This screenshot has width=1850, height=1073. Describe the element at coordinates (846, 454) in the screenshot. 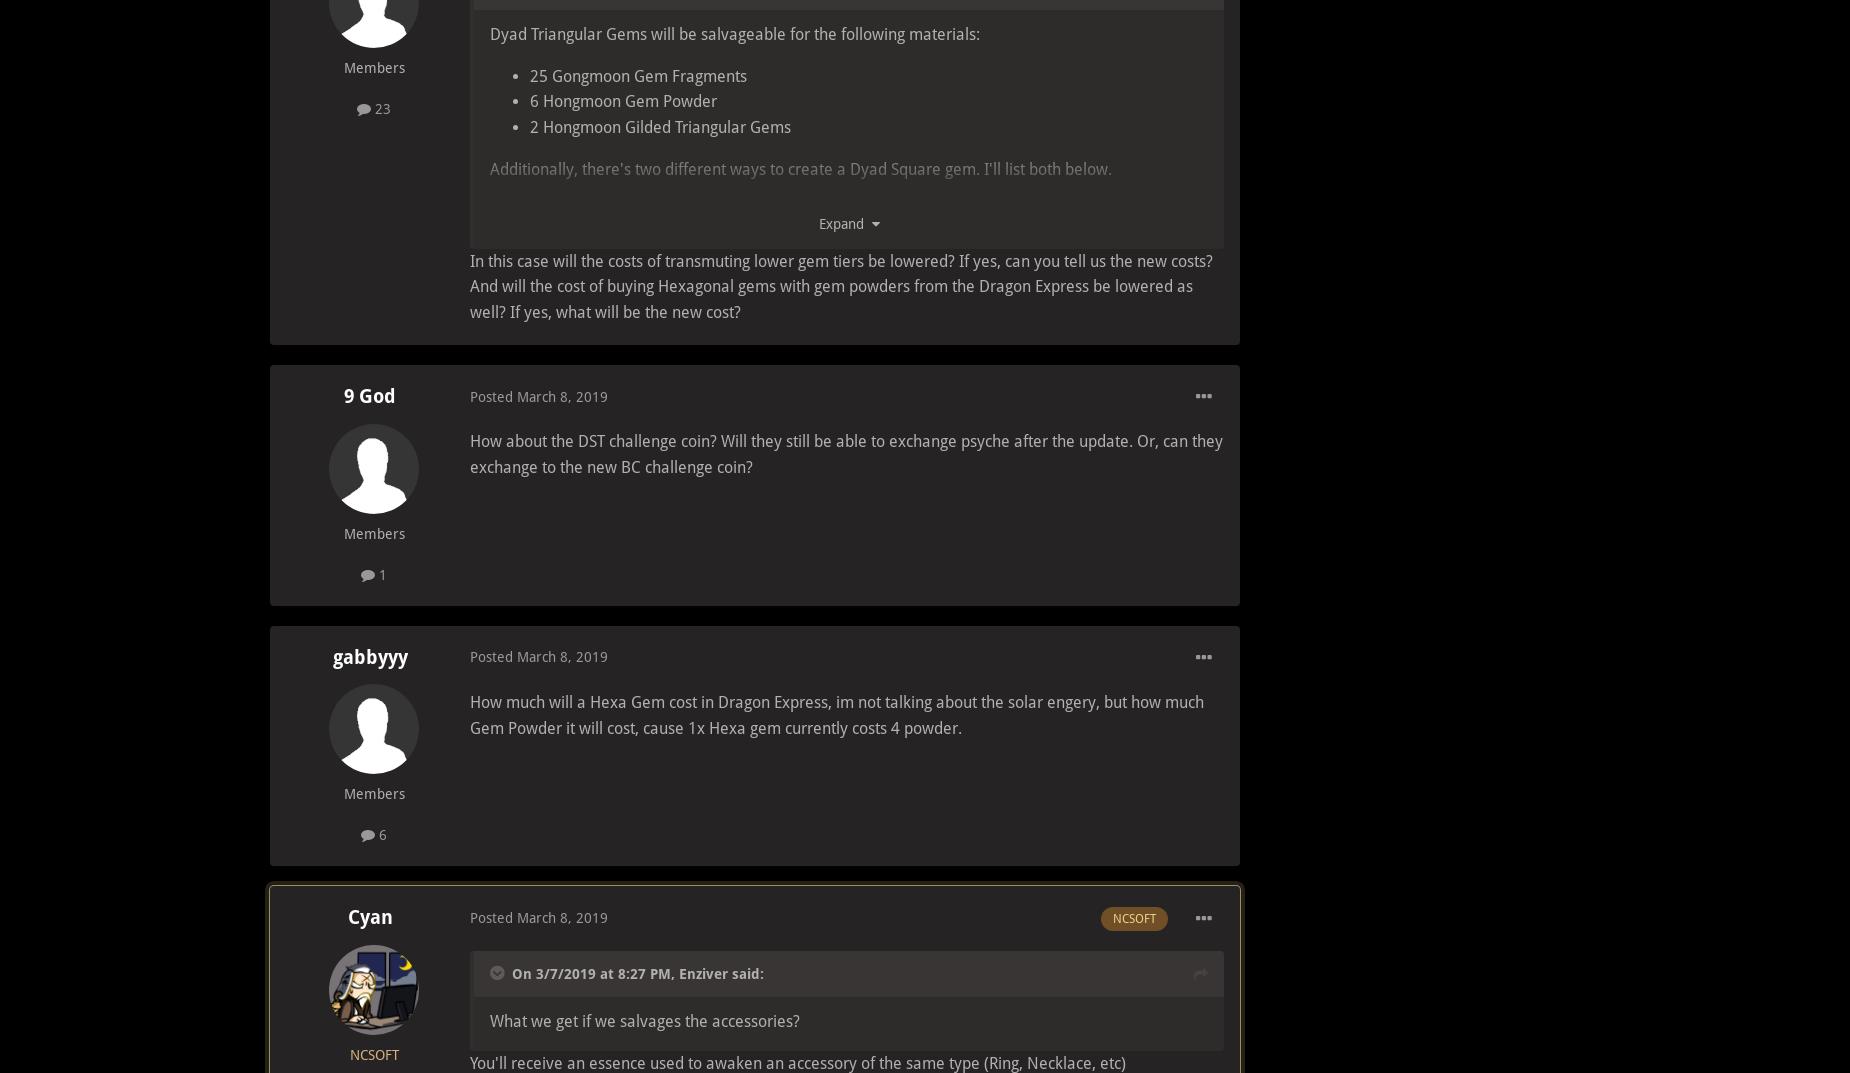

I see `'How about the DST challenge coin? Will they still be able to exchange psyche after the update. Or, can they exchange to the new BC challenge coin?'` at that location.